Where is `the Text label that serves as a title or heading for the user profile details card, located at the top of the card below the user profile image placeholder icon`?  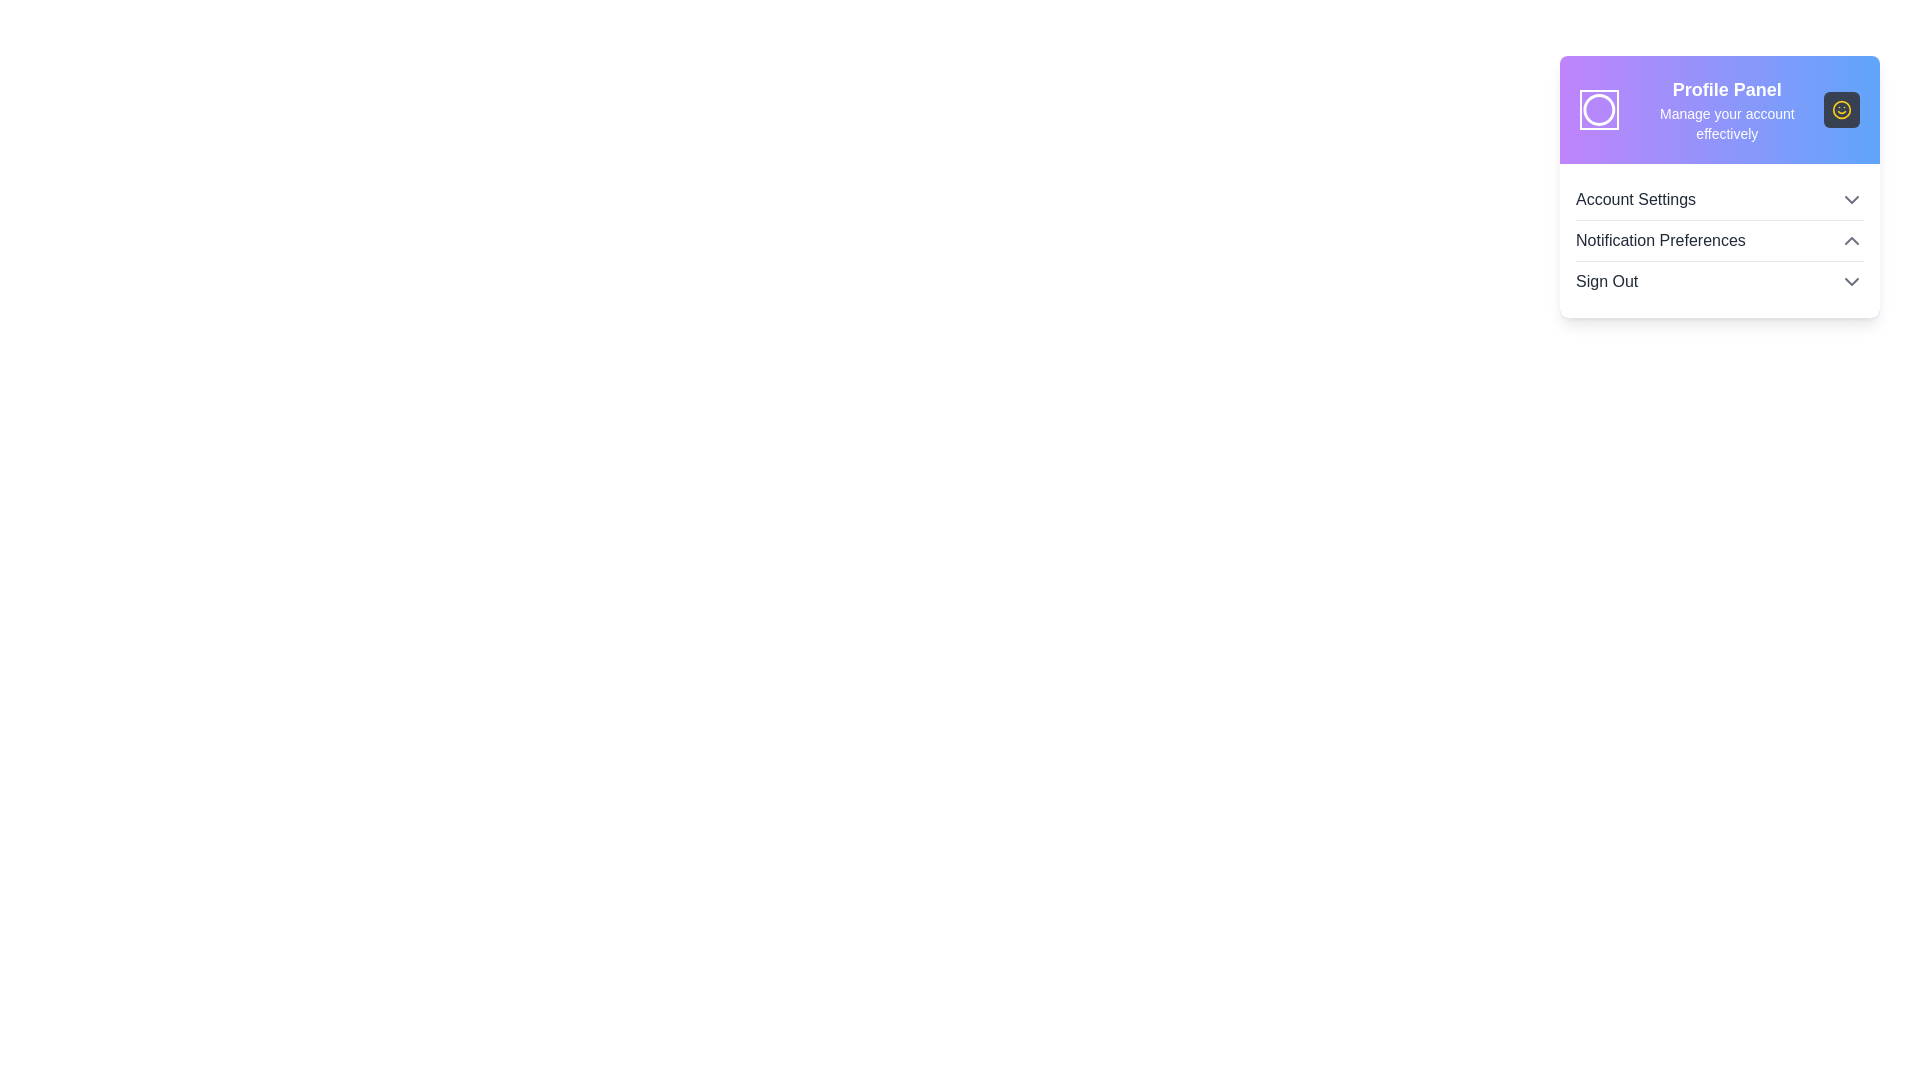 the Text label that serves as a title or heading for the user profile details card, located at the top of the card below the user profile image placeholder icon is located at coordinates (1726, 88).